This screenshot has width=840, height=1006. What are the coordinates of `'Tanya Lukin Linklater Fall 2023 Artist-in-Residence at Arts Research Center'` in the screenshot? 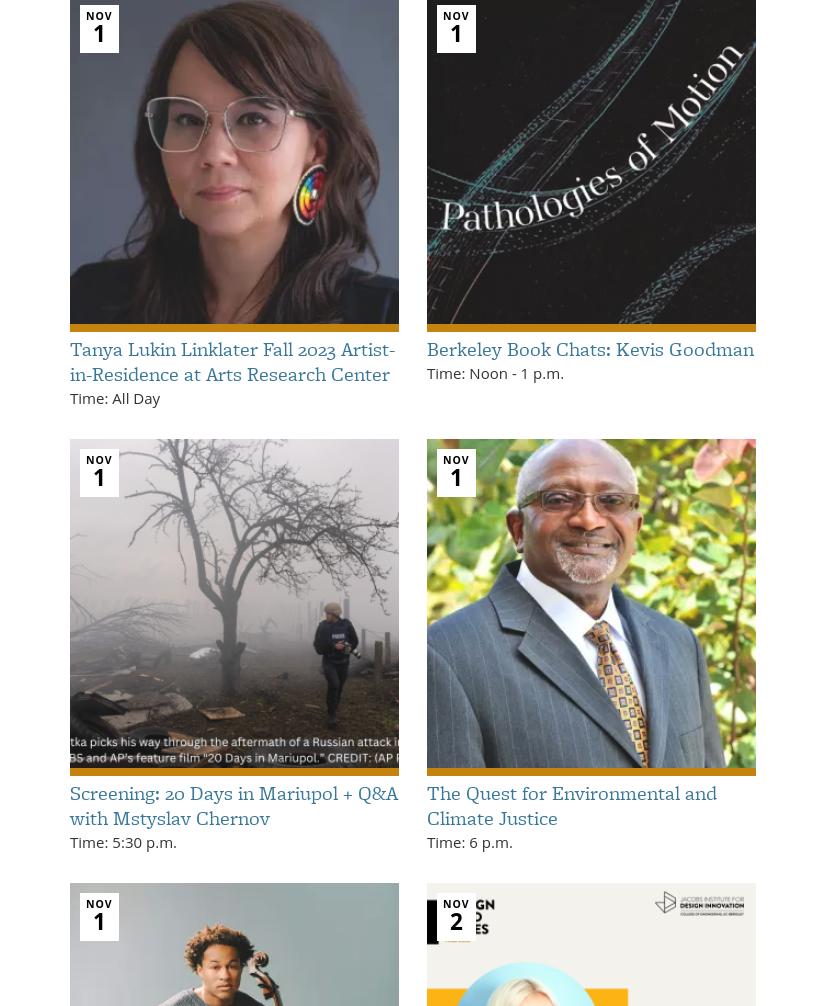 It's located at (232, 359).